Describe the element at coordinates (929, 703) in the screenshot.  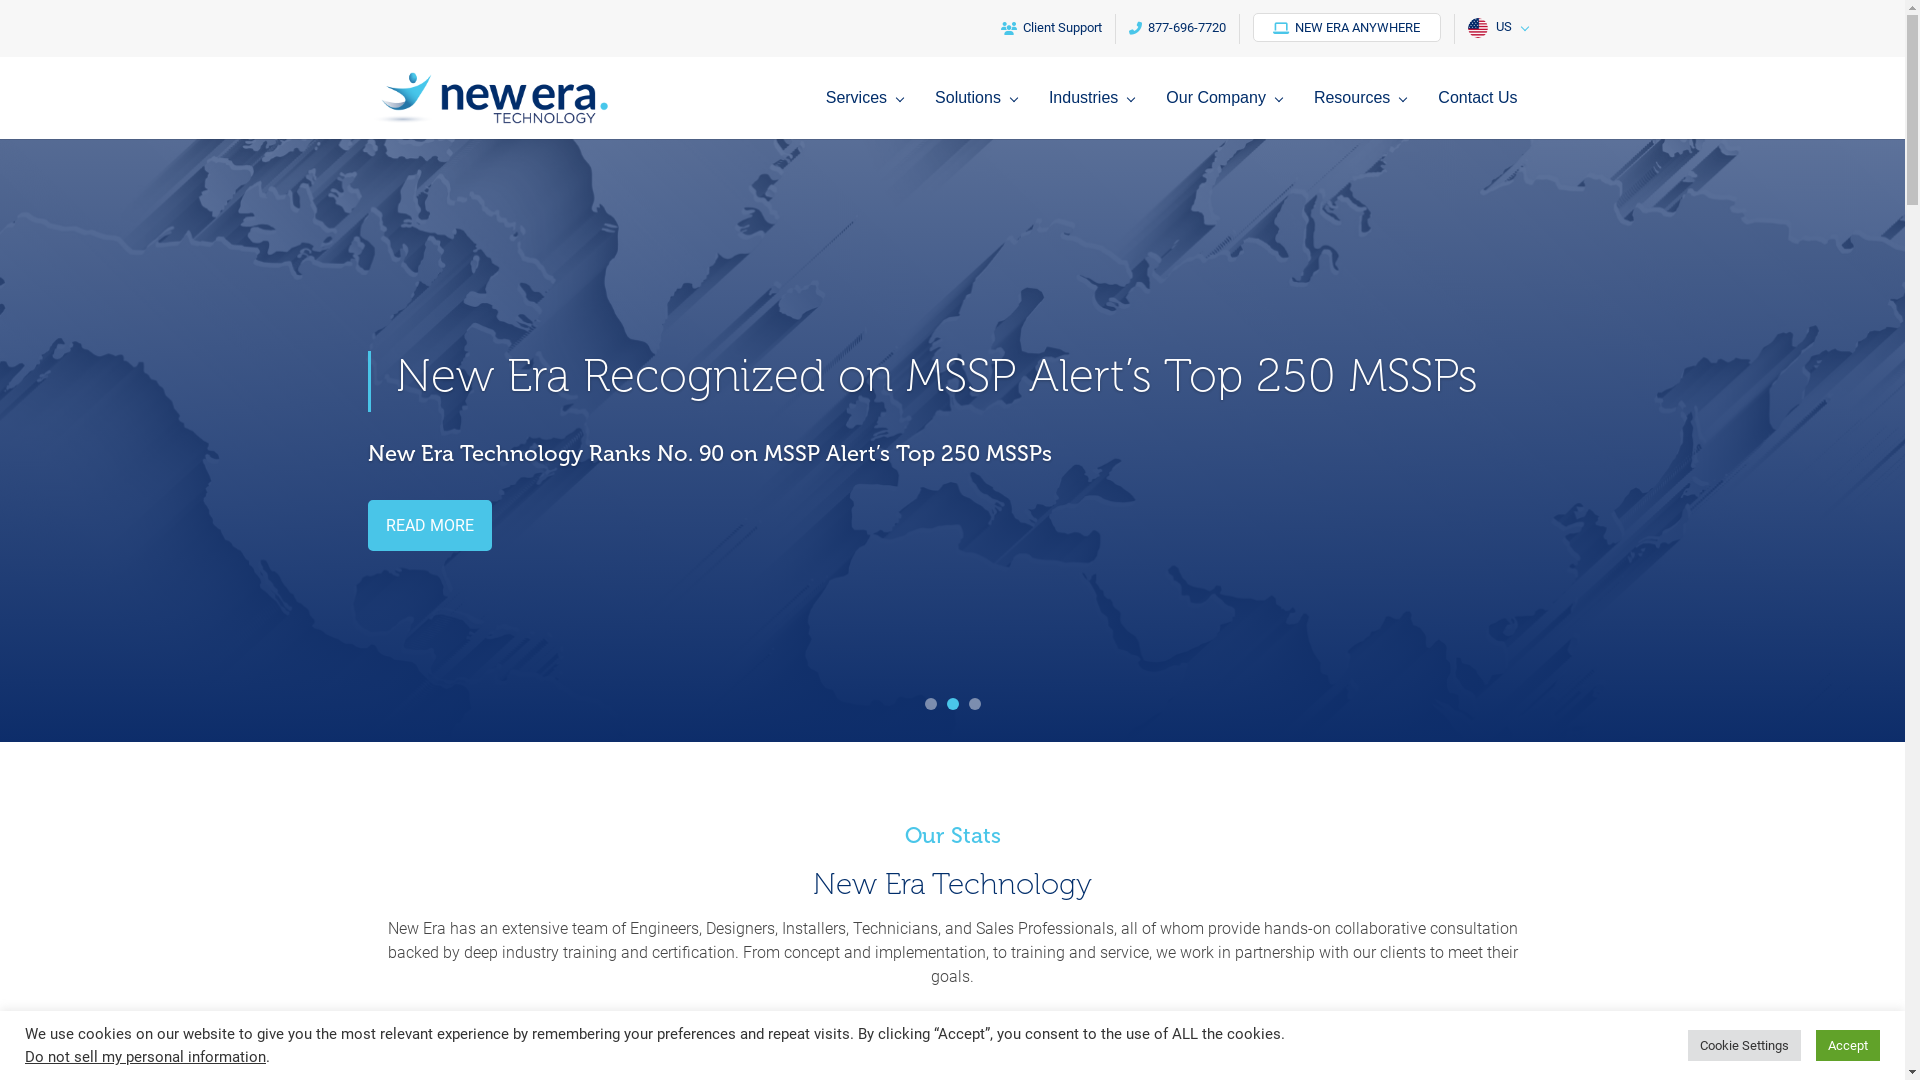
I see `'1'` at that location.